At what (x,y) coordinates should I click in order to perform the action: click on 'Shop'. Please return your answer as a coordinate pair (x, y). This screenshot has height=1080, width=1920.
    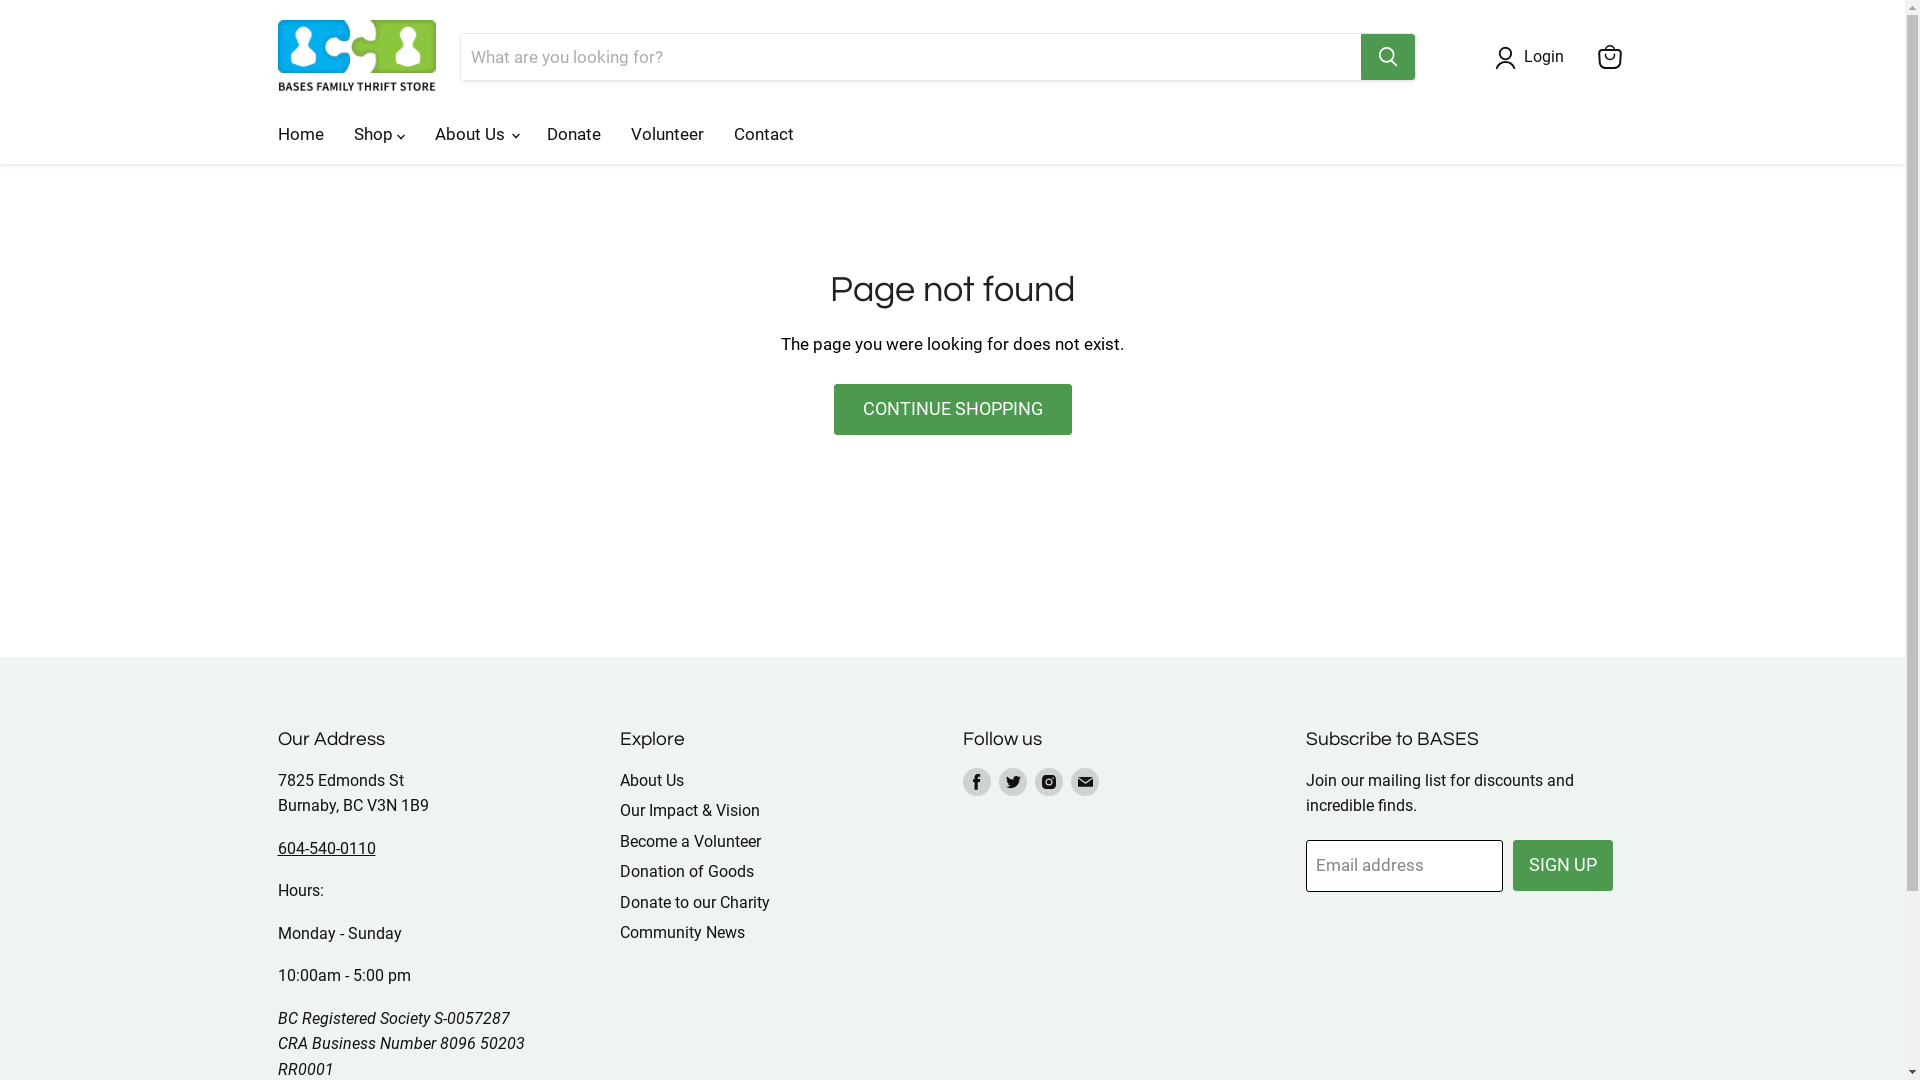
    Looking at the image, I should click on (378, 134).